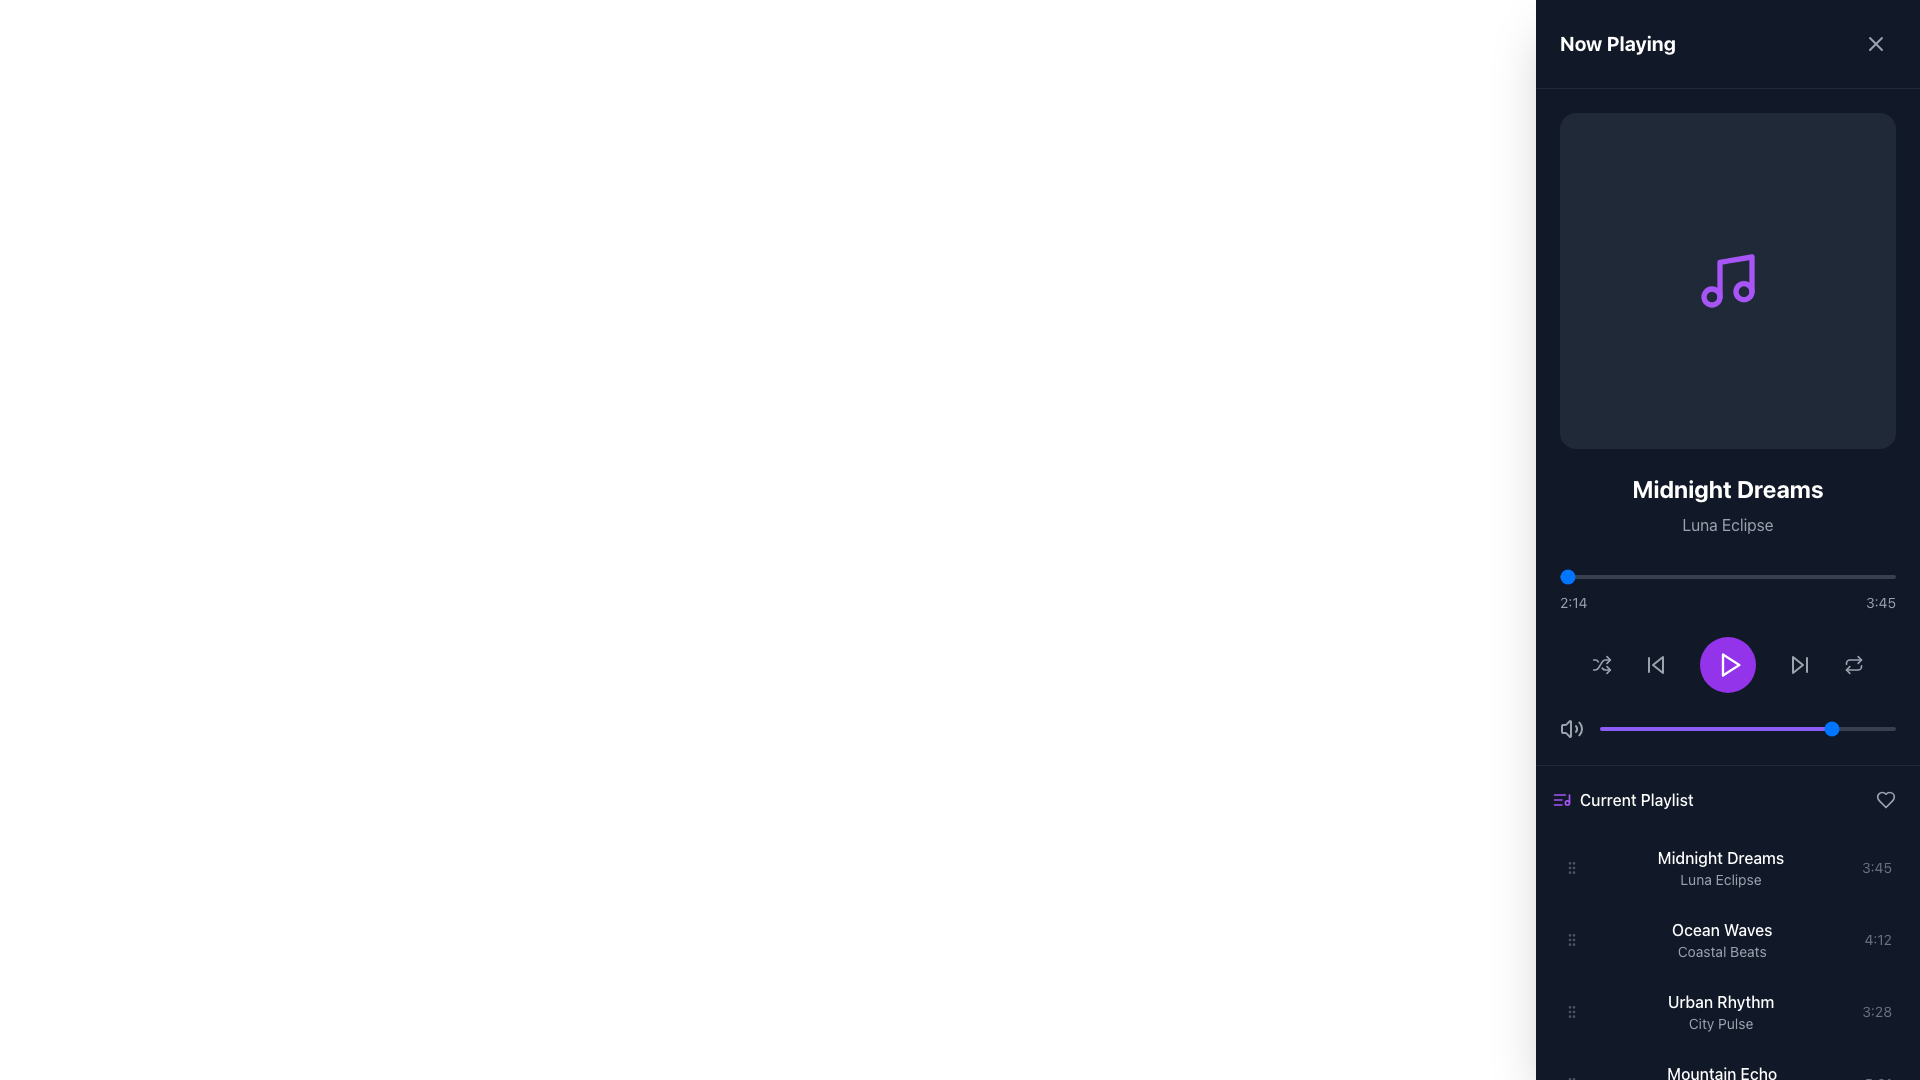 This screenshot has height=1080, width=1920. What do you see at coordinates (1727, 866) in the screenshot?
I see `the first track item in the playlist` at bounding box center [1727, 866].